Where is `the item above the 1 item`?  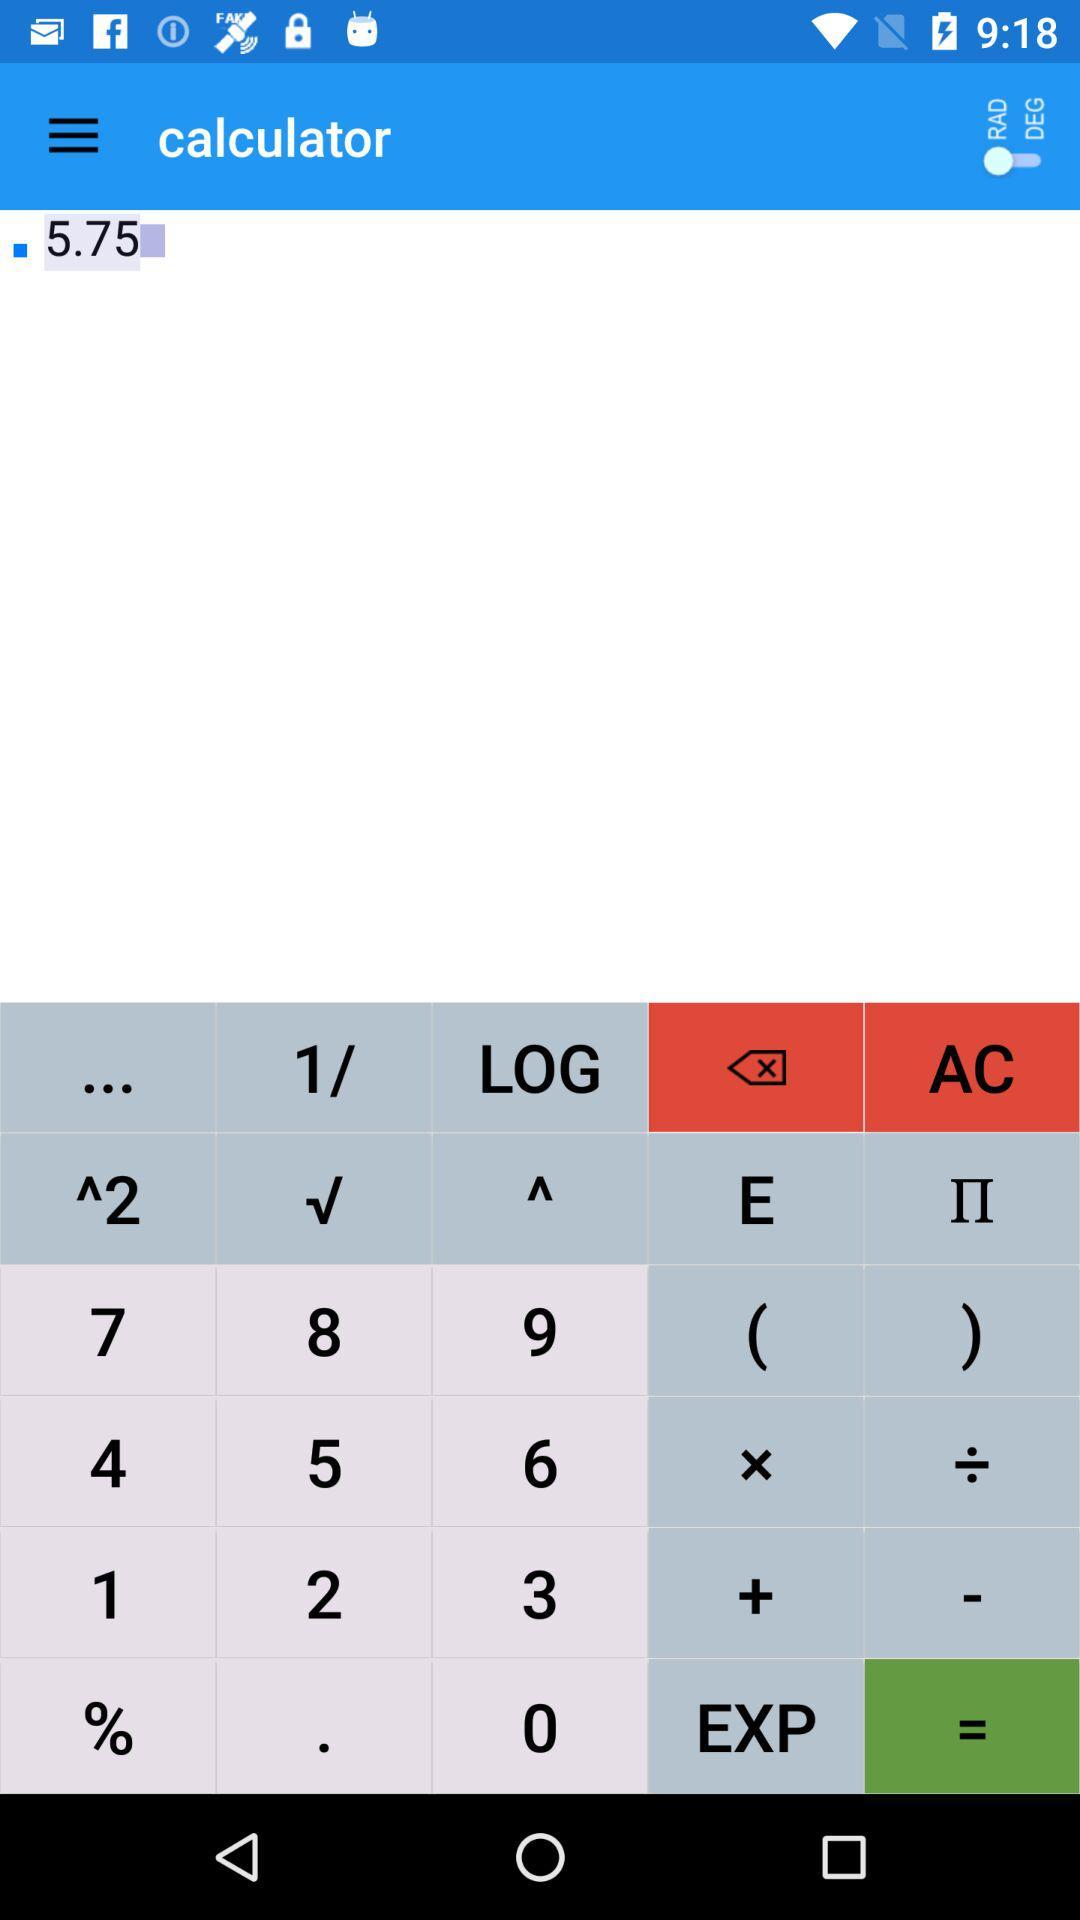 the item above the 1 item is located at coordinates (108, 1461).